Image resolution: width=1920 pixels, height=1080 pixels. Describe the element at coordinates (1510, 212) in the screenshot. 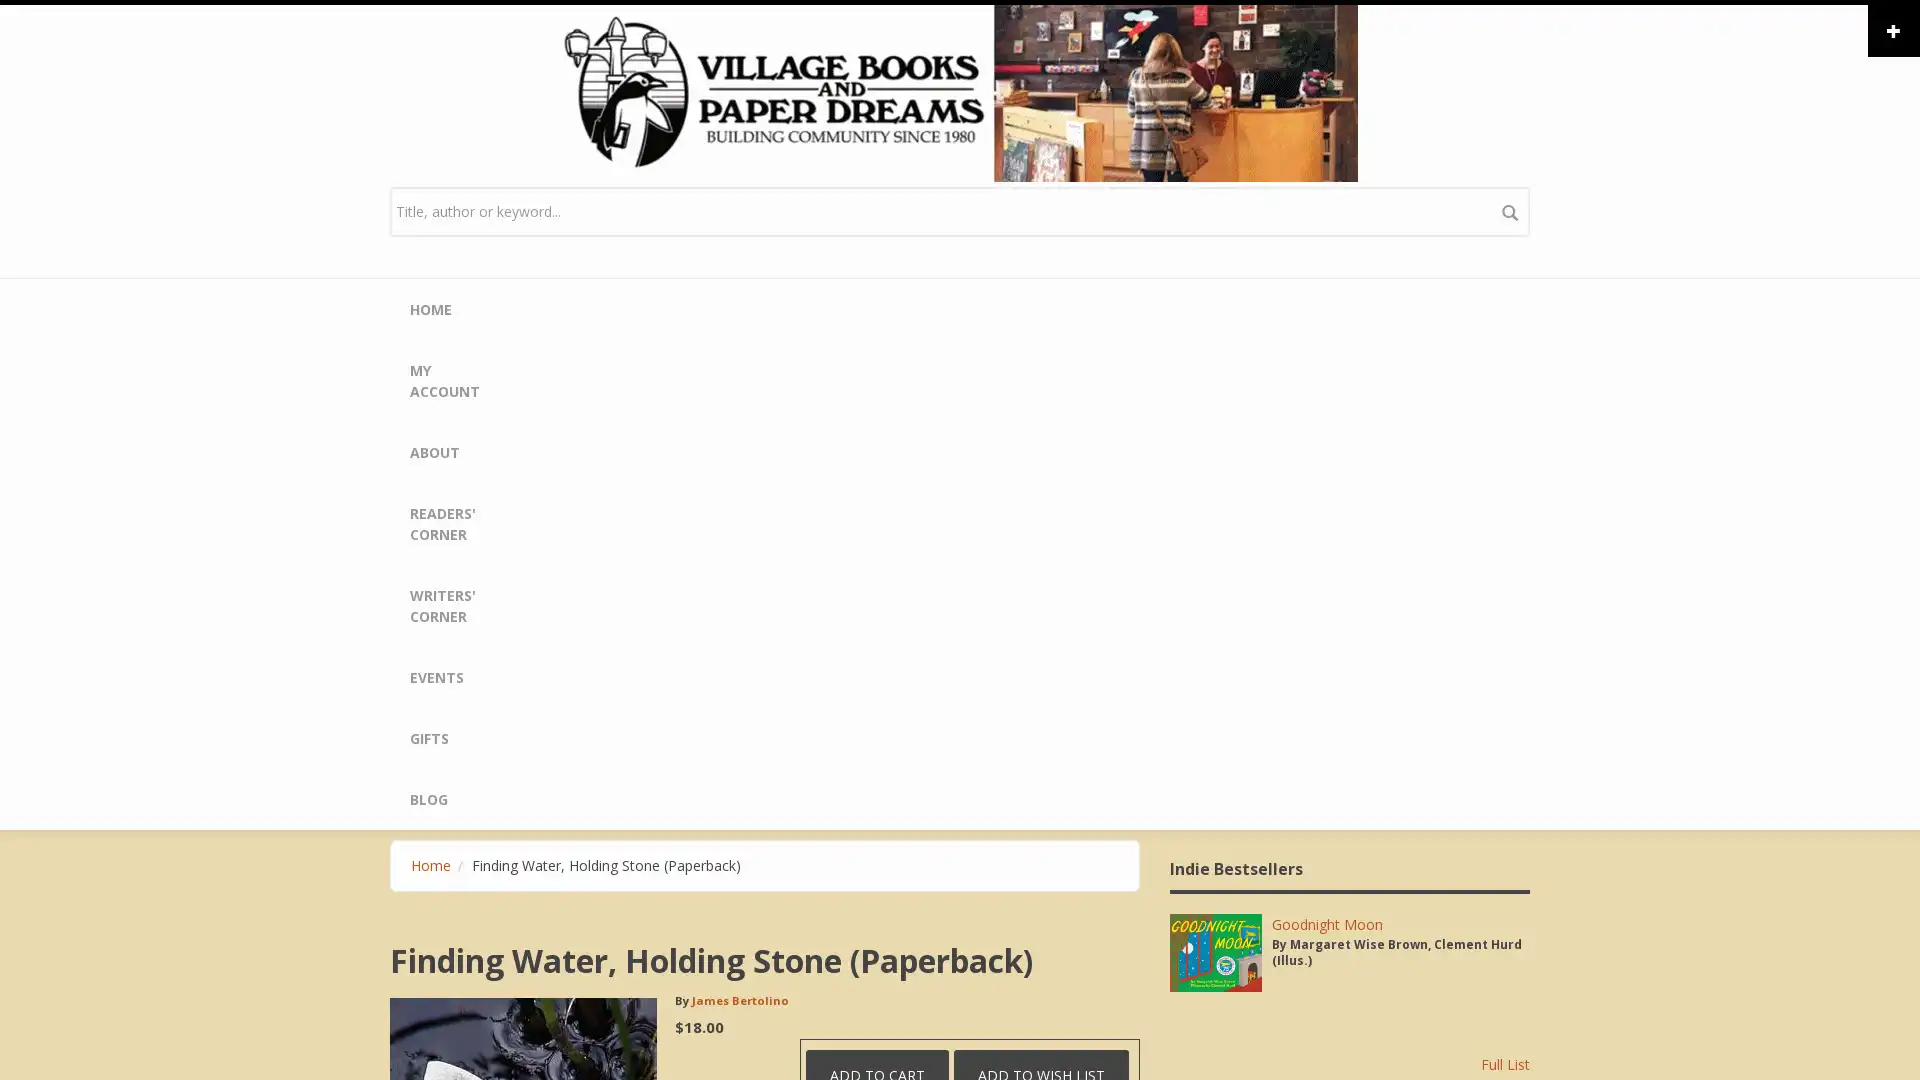

I see `search` at that location.